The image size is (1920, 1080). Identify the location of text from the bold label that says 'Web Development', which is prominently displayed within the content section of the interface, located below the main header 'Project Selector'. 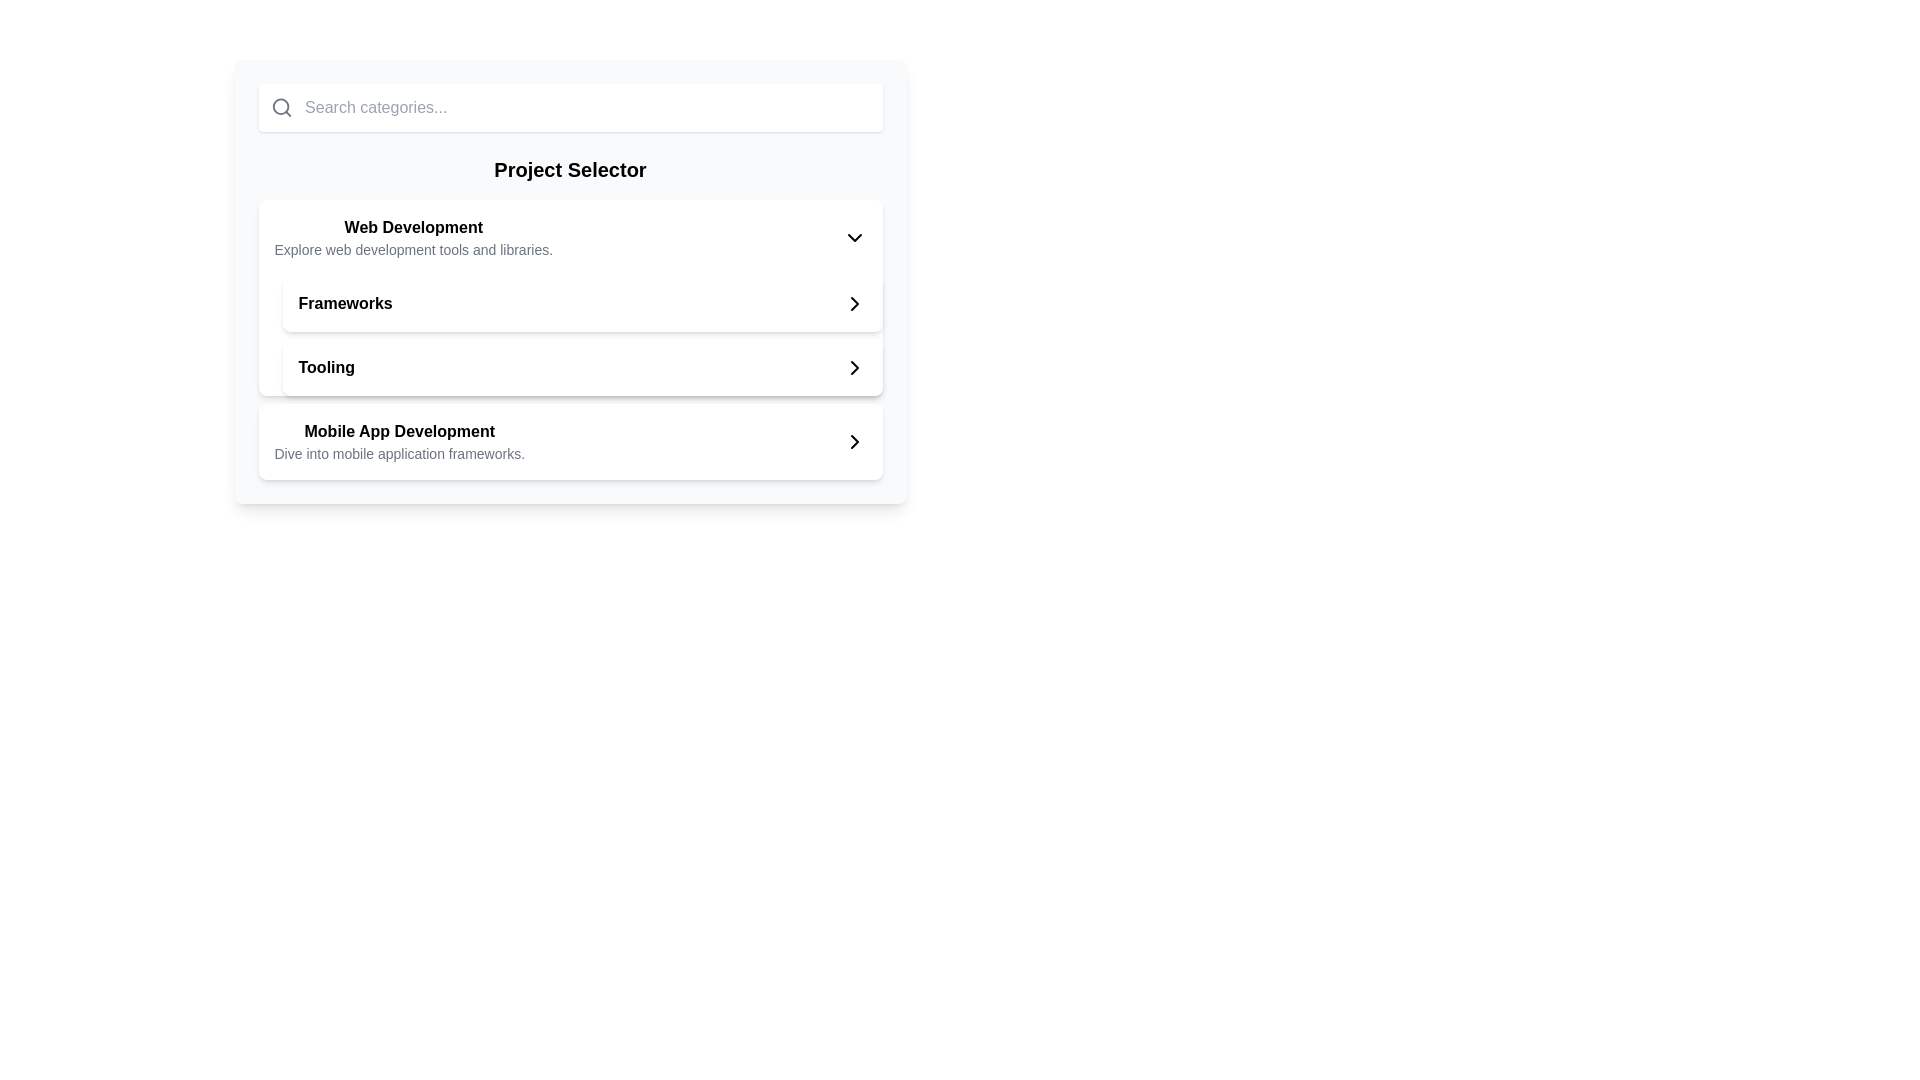
(412, 226).